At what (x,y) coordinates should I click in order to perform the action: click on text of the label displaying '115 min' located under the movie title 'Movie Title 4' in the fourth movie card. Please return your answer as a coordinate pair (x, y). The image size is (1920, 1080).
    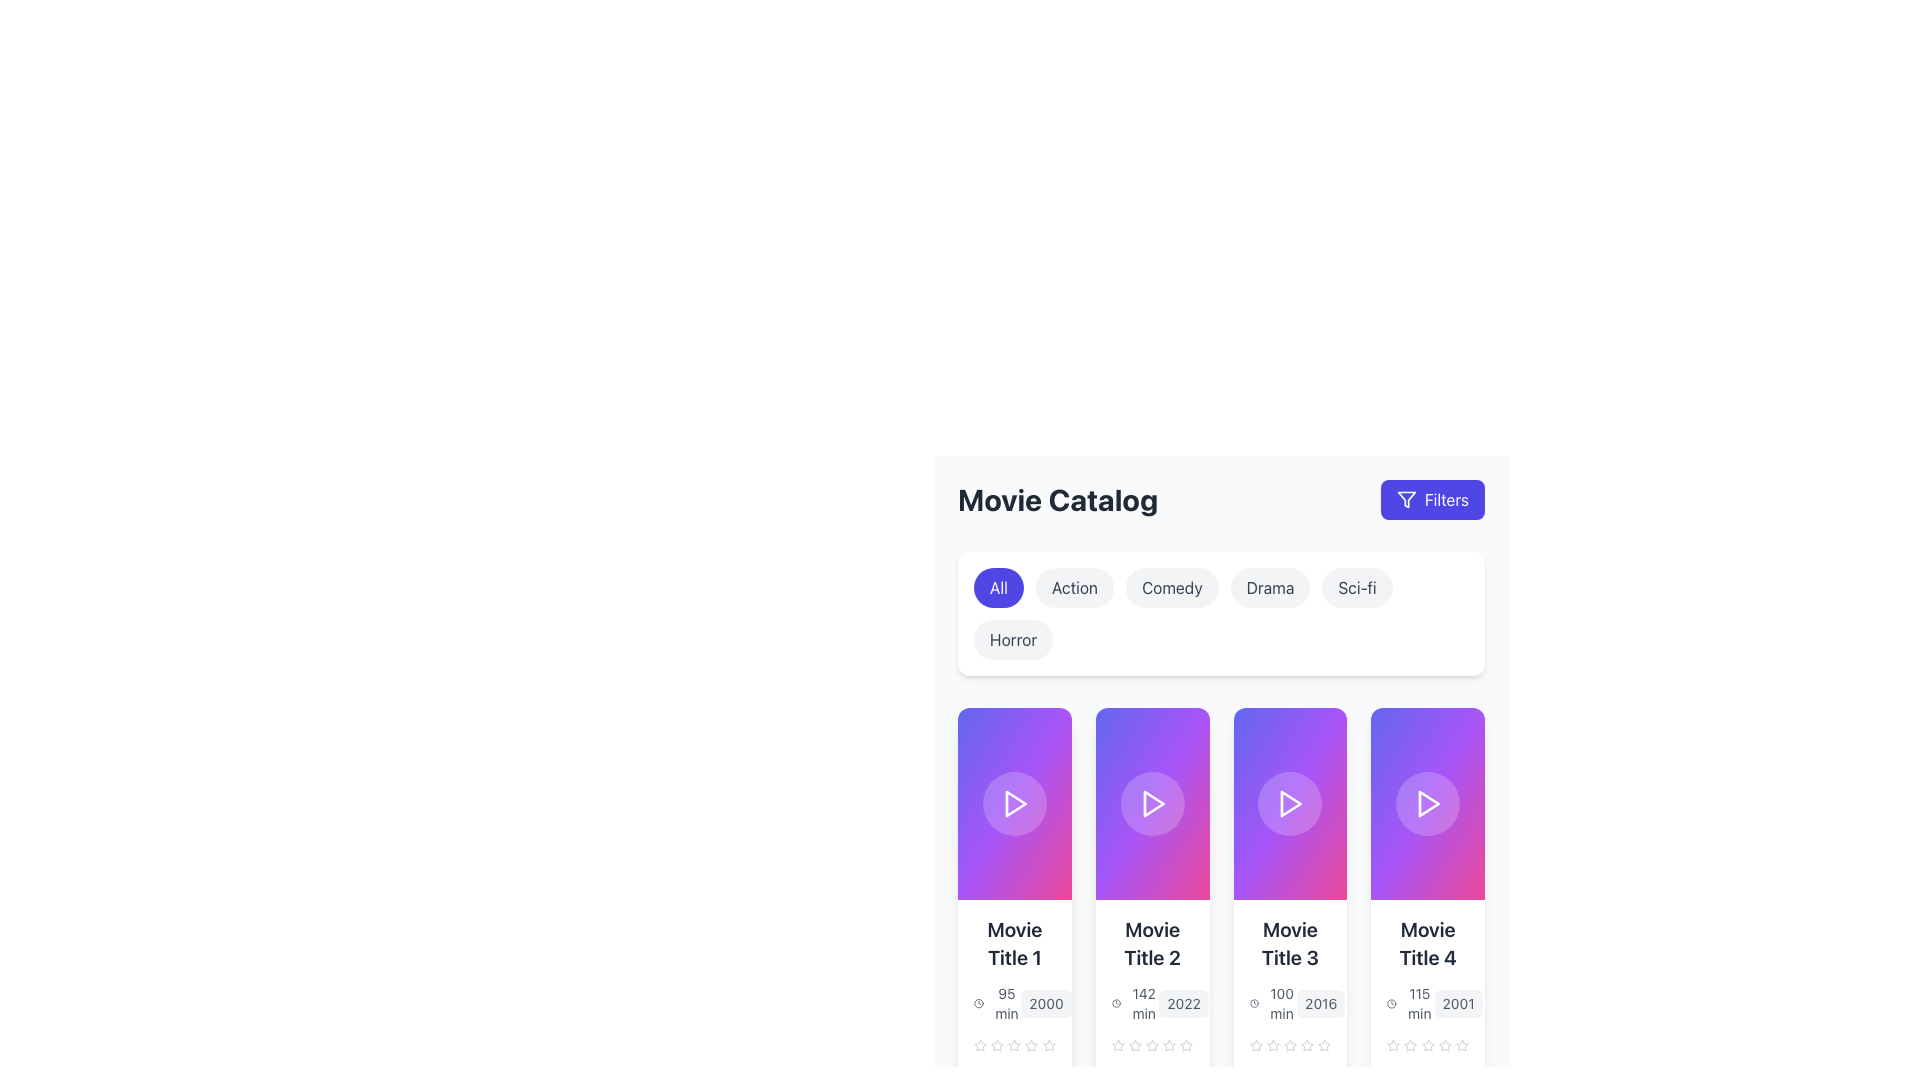
    Looking at the image, I should click on (1418, 1003).